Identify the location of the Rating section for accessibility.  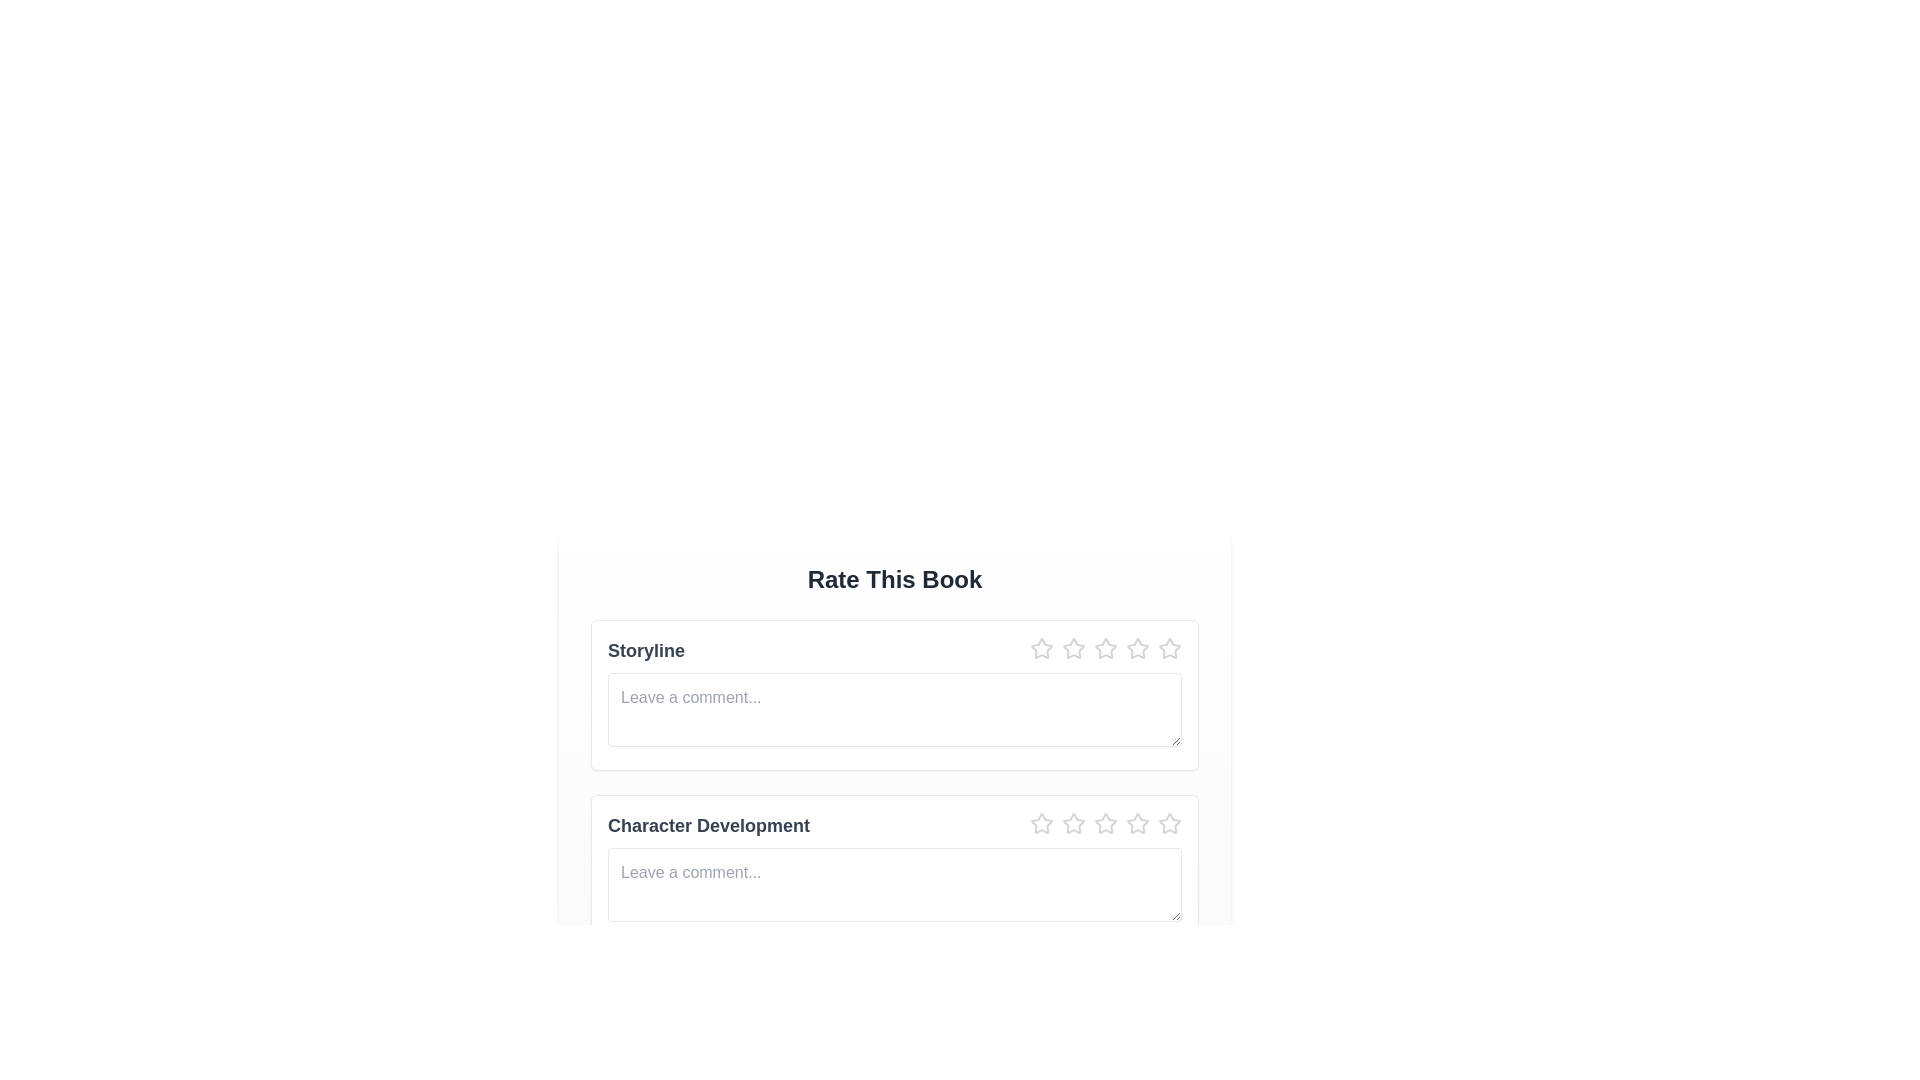
(893, 651).